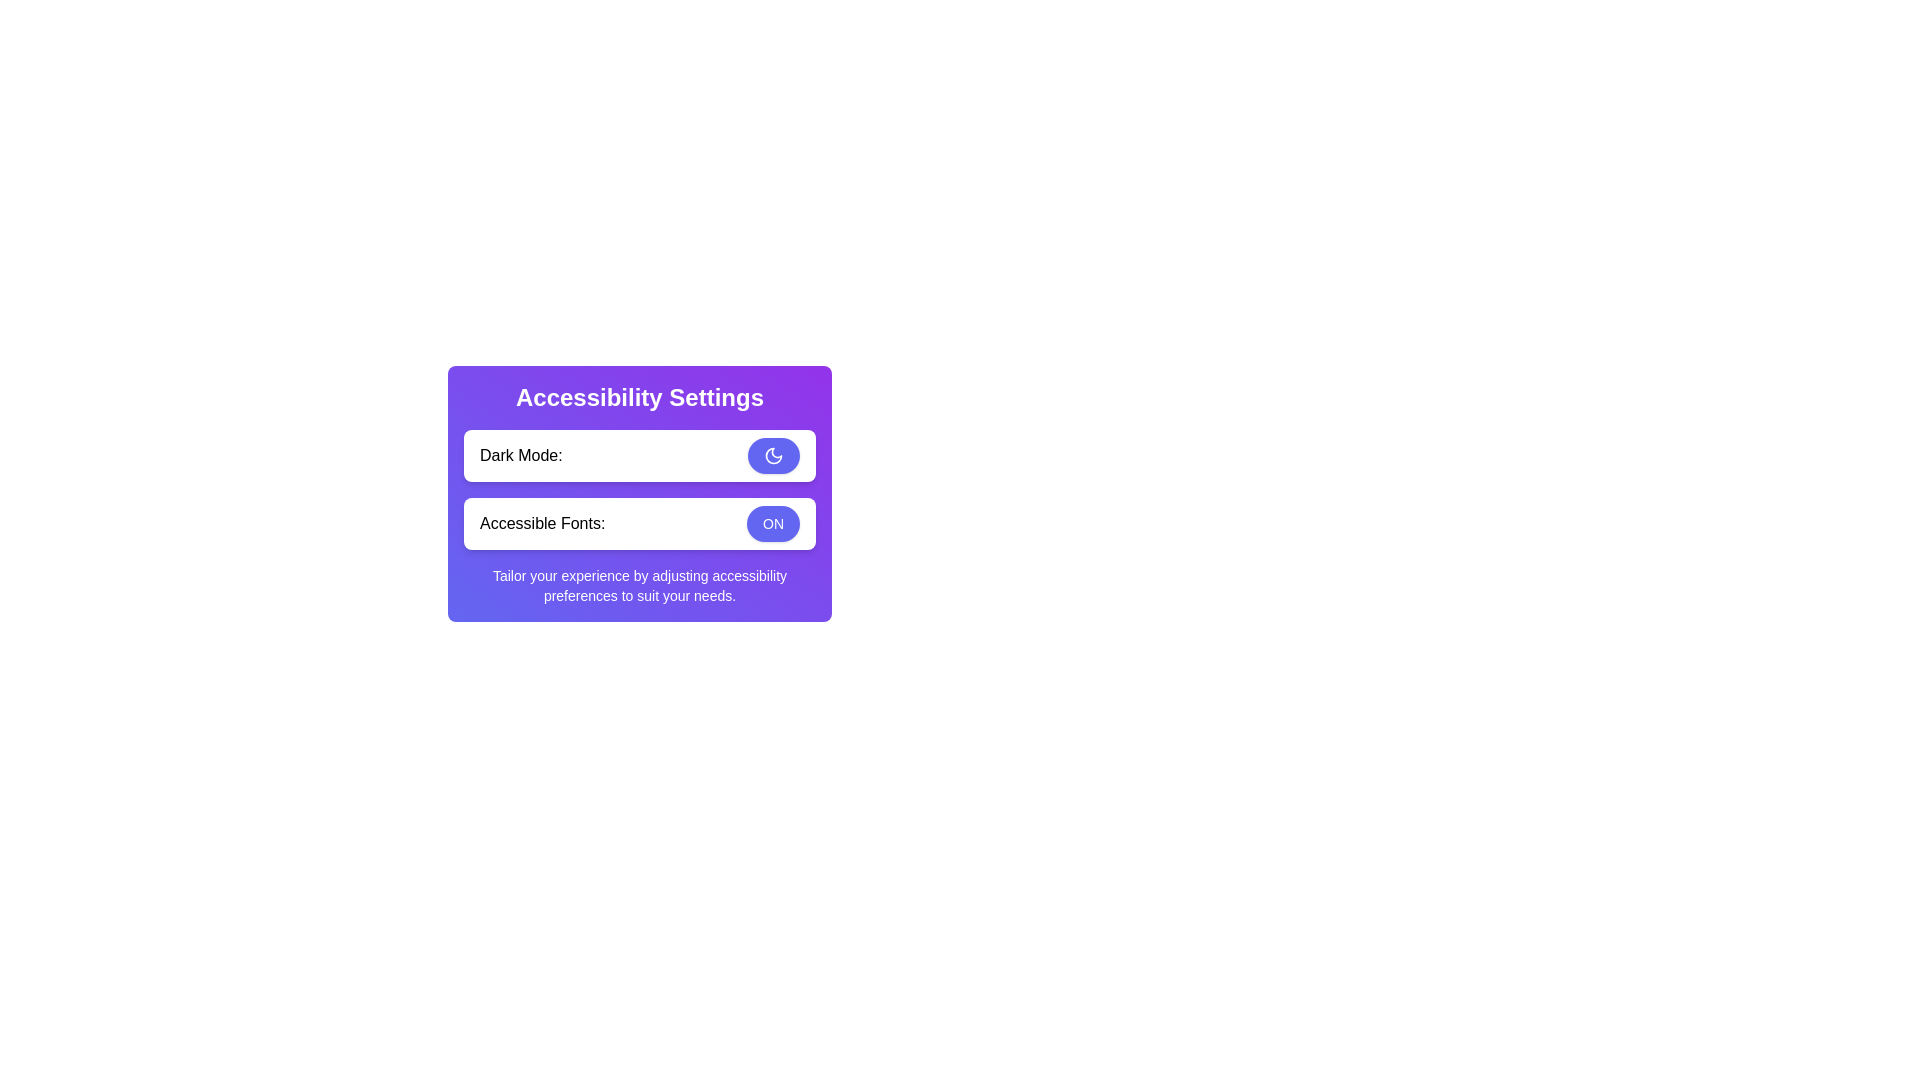 Image resolution: width=1920 pixels, height=1080 pixels. What do you see at coordinates (638, 493) in the screenshot?
I see `the 'Accessibility Settings' card that contains the title in bold white text, descriptive texts for 'Dark Mode:' and 'Accessible Fonts:', and interactive buttons for user interaction` at bounding box center [638, 493].